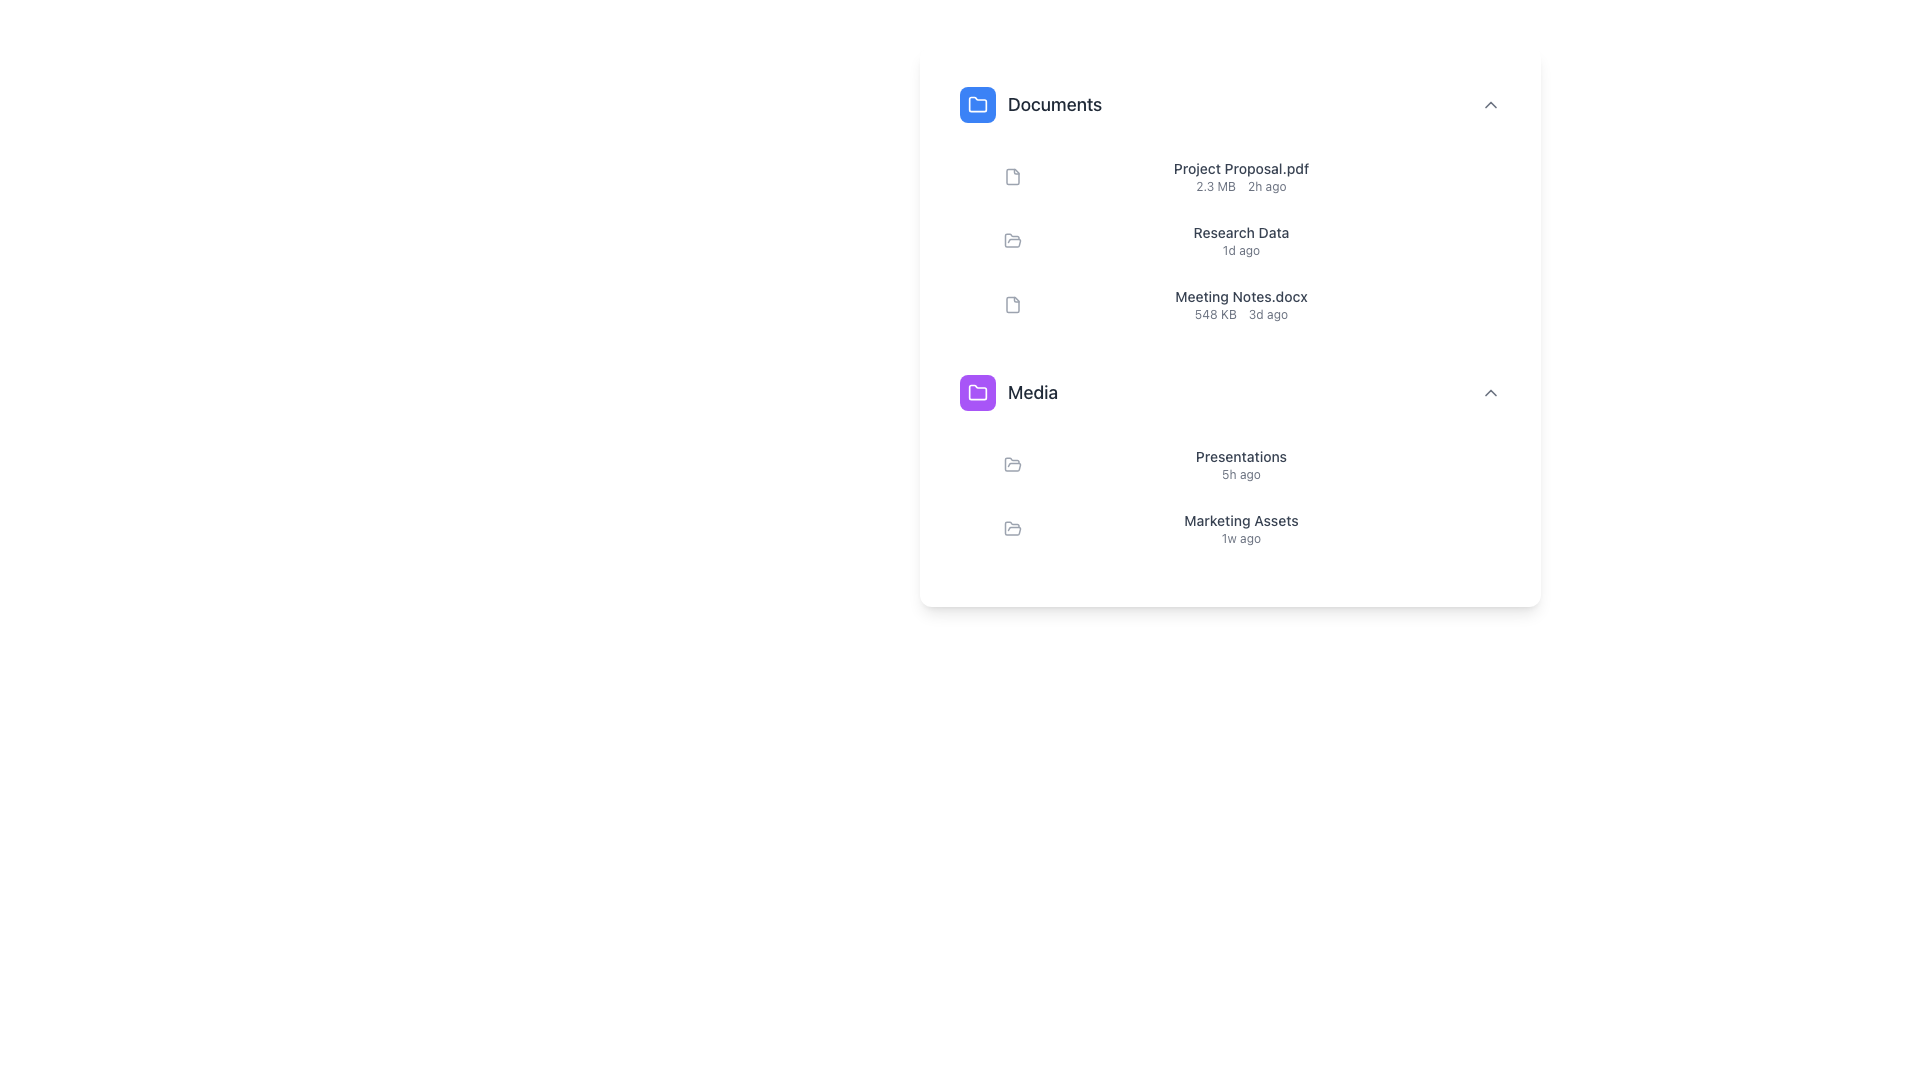  Describe the element at coordinates (1240, 239) in the screenshot. I see `the 'Research Data' text block located` at that location.